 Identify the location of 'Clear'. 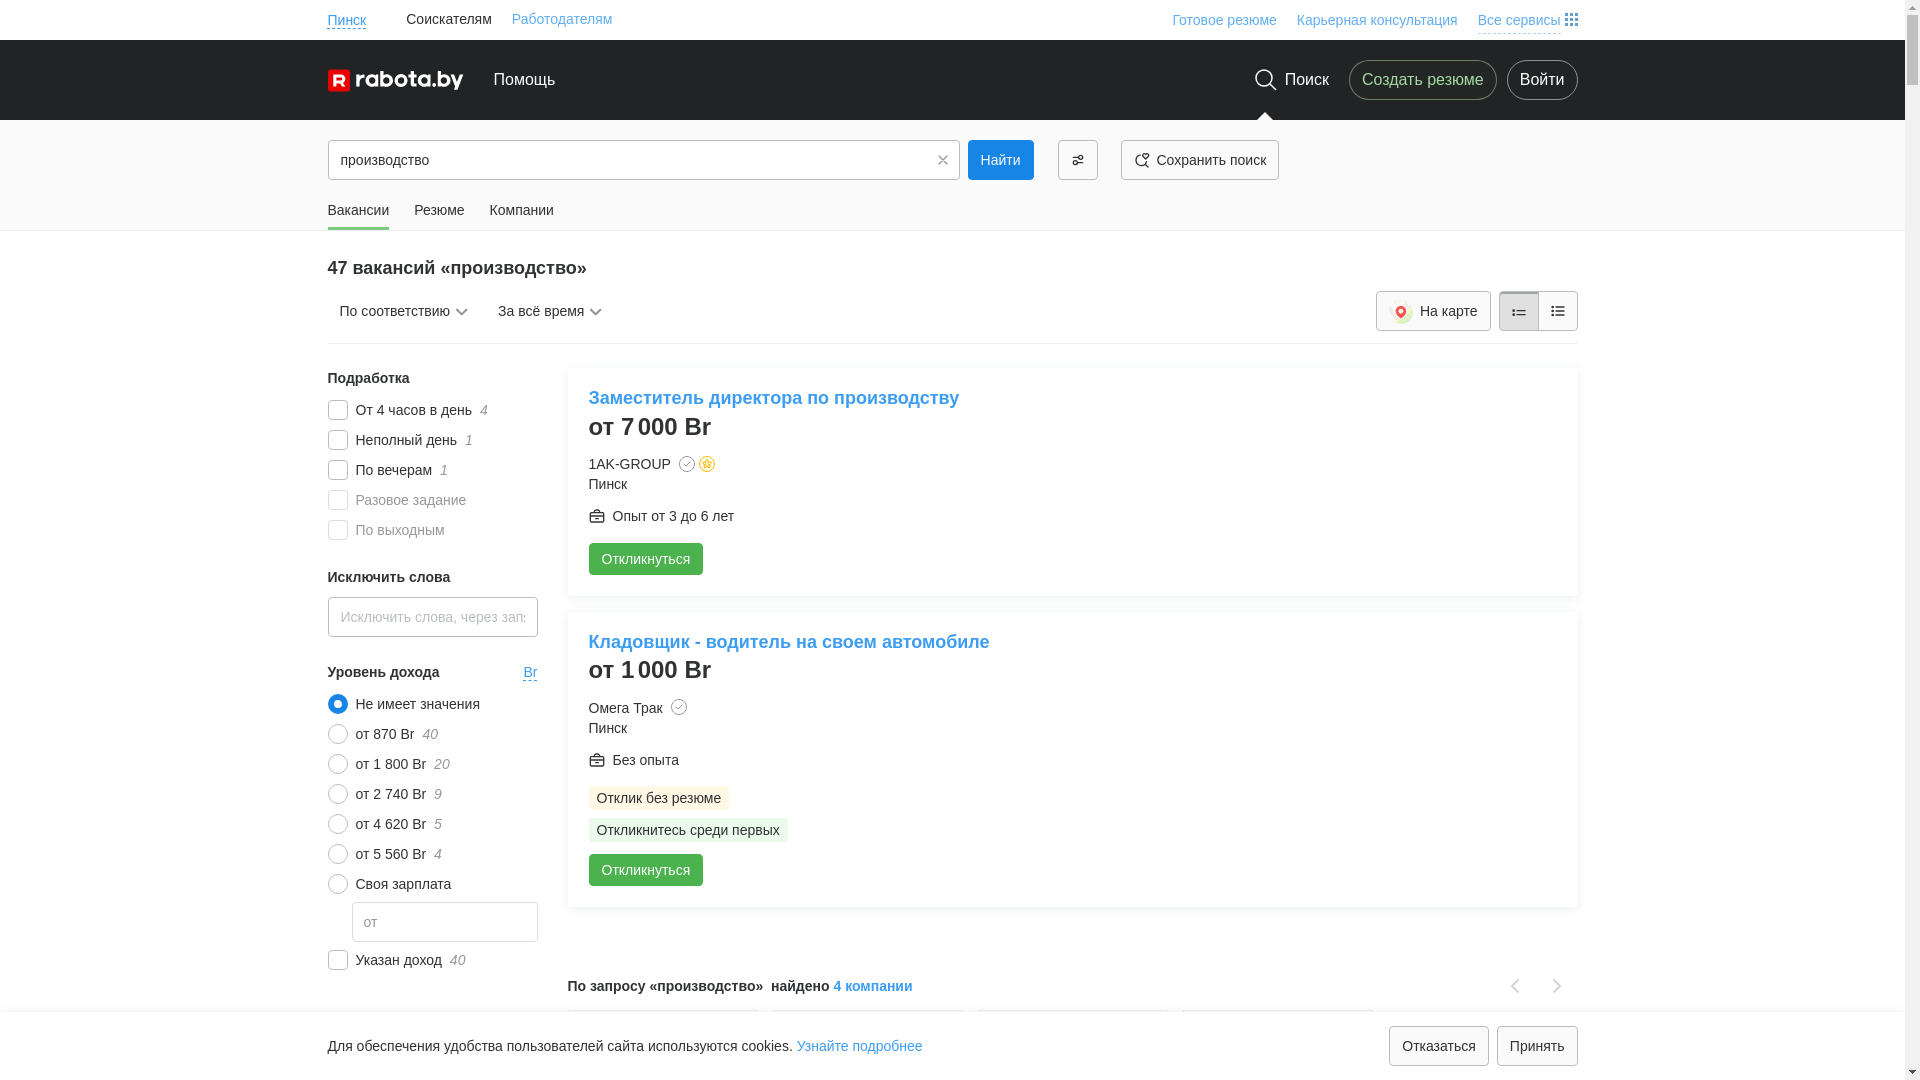
(941, 158).